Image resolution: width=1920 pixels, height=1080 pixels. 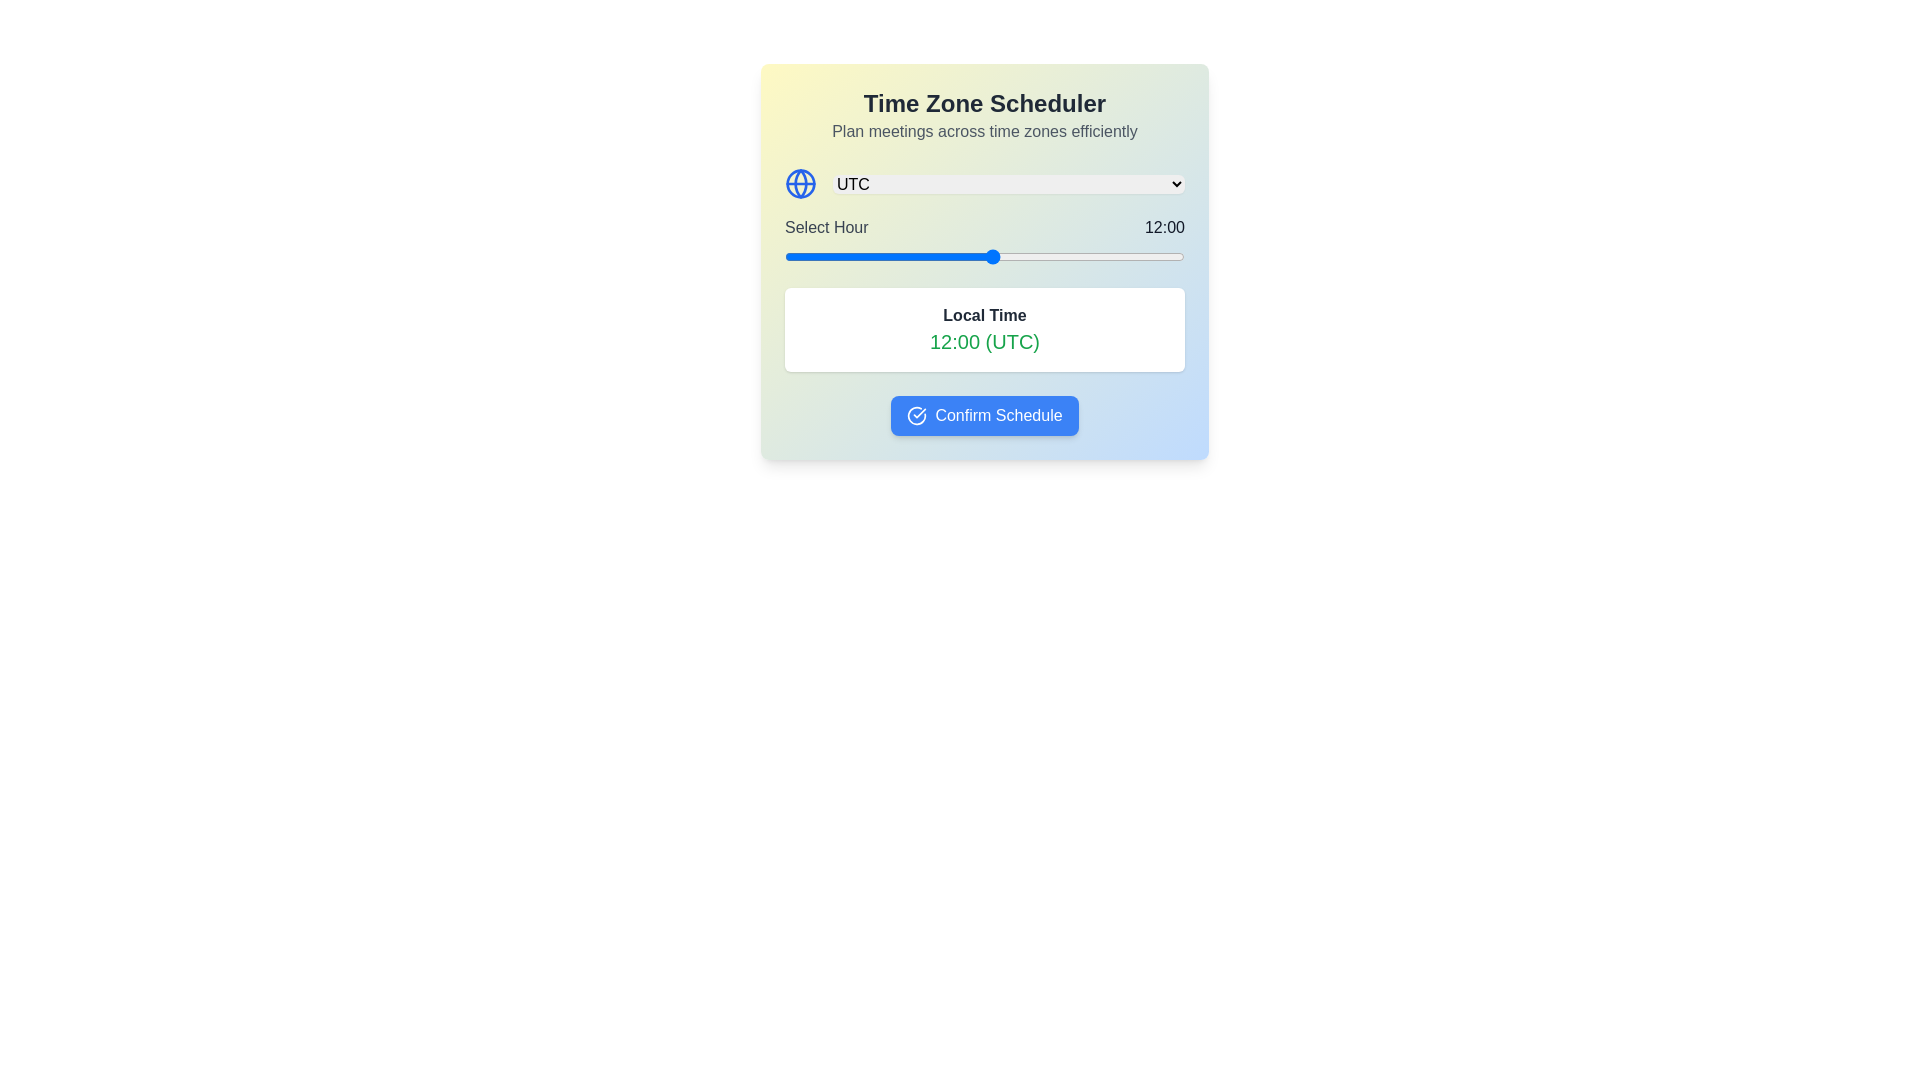 I want to click on the label text that describes the local time displayed below it, which is located near the top center of the interface inside a white box with rounded corners, so click(x=984, y=315).